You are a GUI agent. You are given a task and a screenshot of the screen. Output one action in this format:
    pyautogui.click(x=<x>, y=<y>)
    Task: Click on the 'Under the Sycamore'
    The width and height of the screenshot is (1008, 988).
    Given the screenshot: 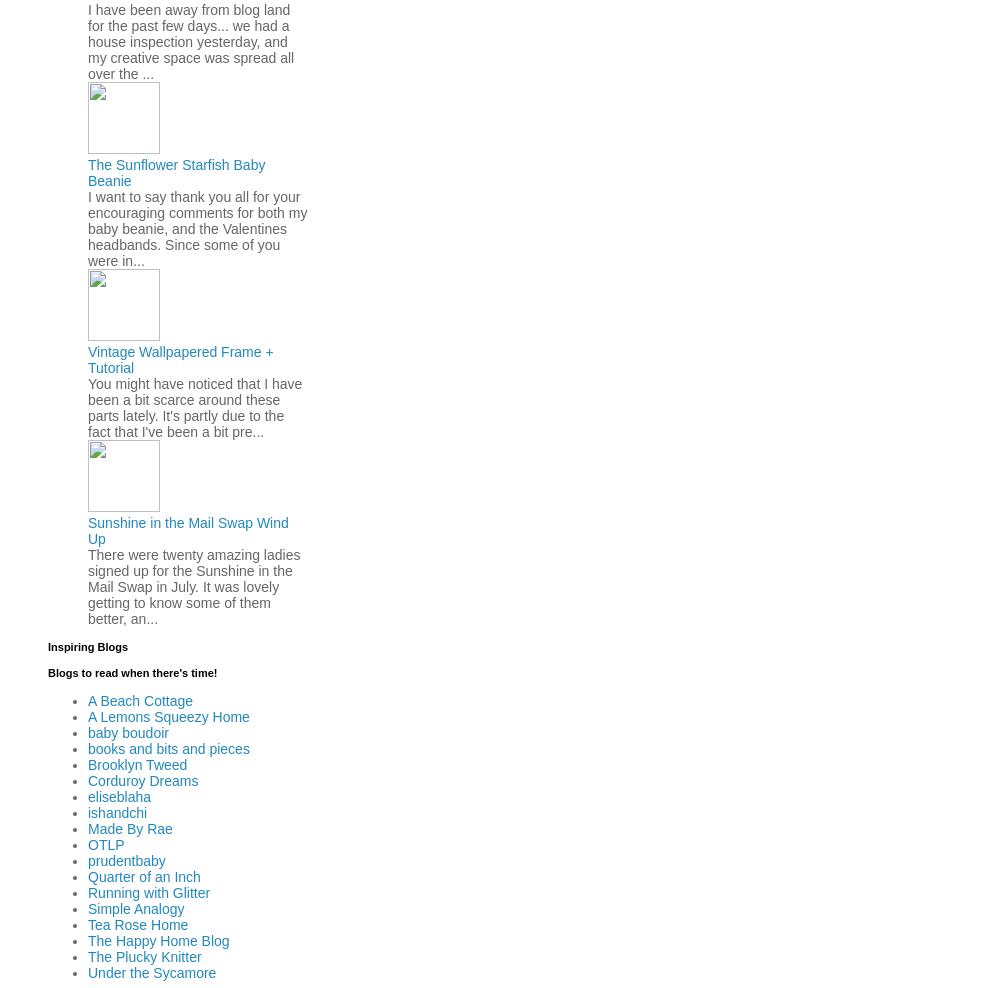 What is the action you would take?
    pyautogui.click(x=87, y=971)
    